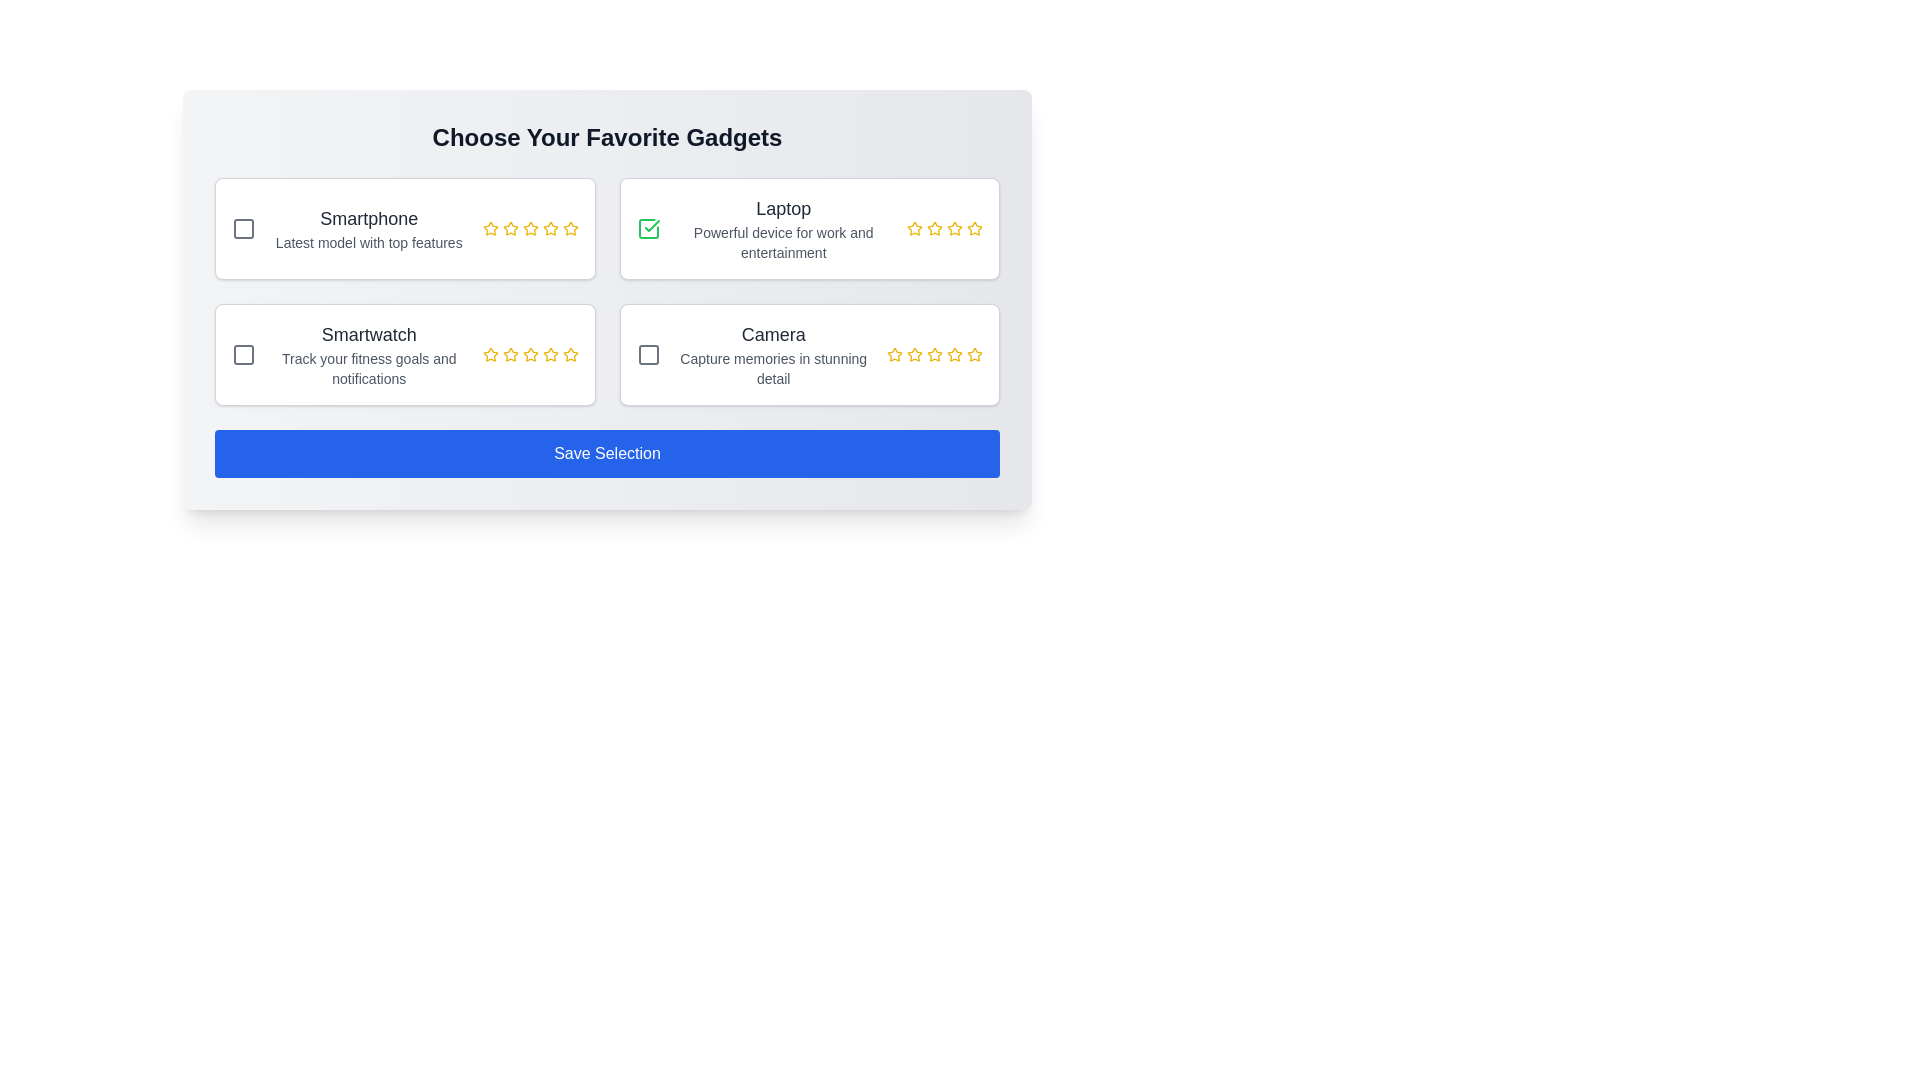 The image size is (1920, 1080). What do you see at coordinates (243, 353) in the screenshot?
I see `the checkbox located to the left of the 'Smartwatch' text` at bounding box center [243, 353].